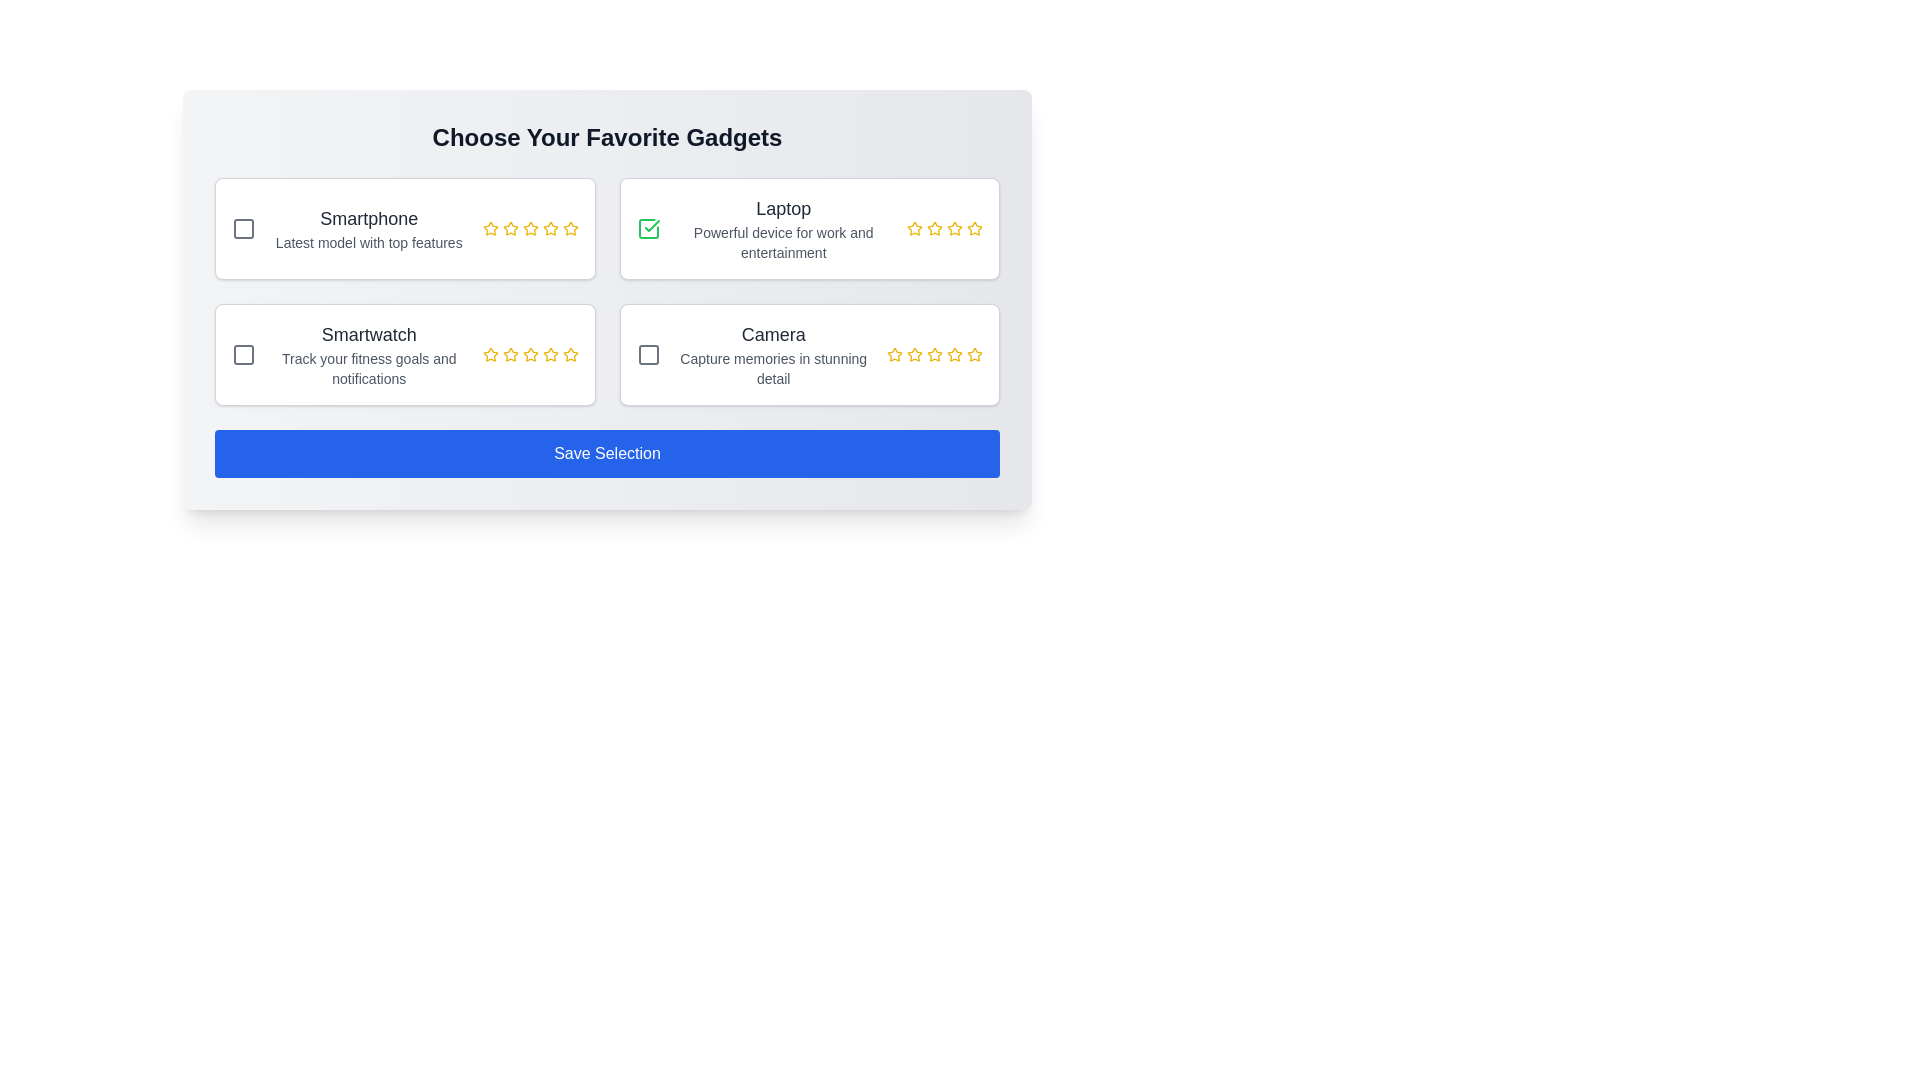 The image size is (1920, 1080). What do you see at coordinates (243, 353) in the screenshot?
I see `the checkbox located to the left of the 'Smartwatch' text` at bounding box center [243, 353].